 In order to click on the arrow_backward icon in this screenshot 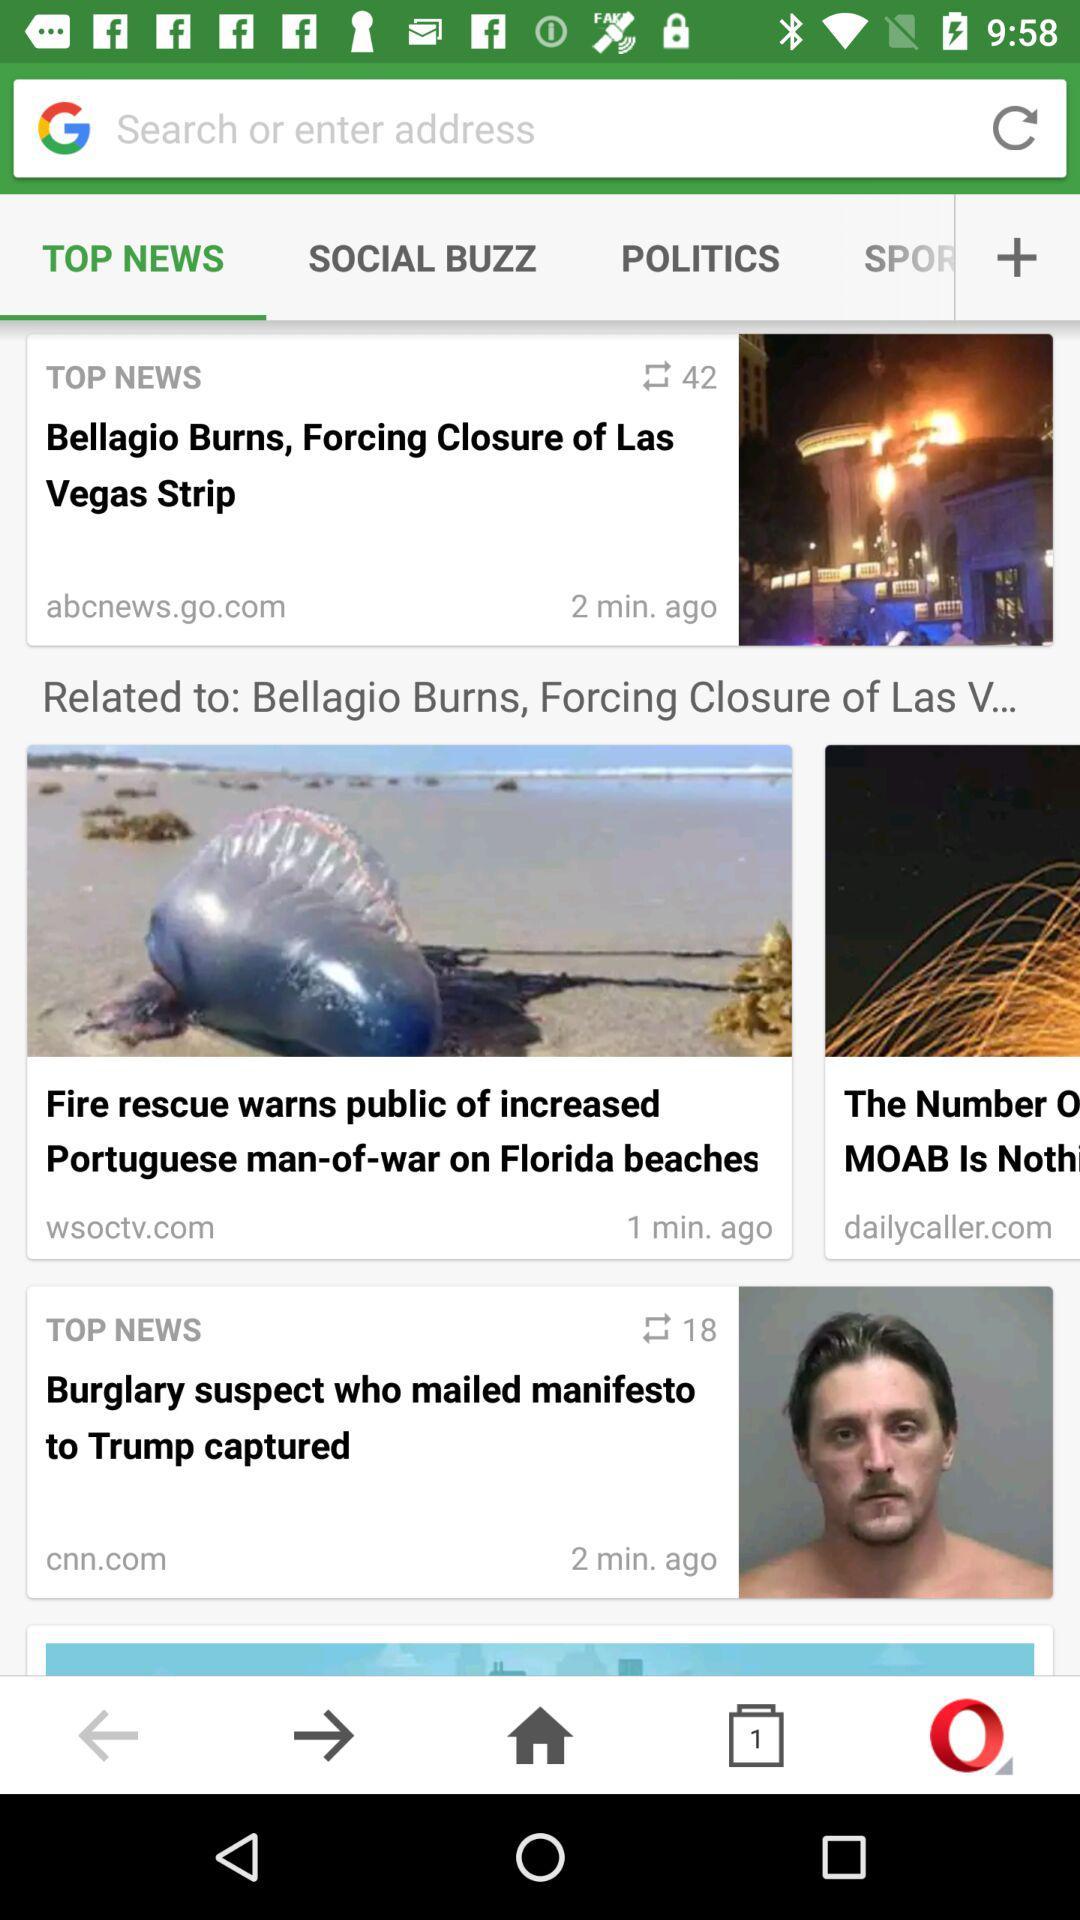, I will do `click(108, 1734)`.